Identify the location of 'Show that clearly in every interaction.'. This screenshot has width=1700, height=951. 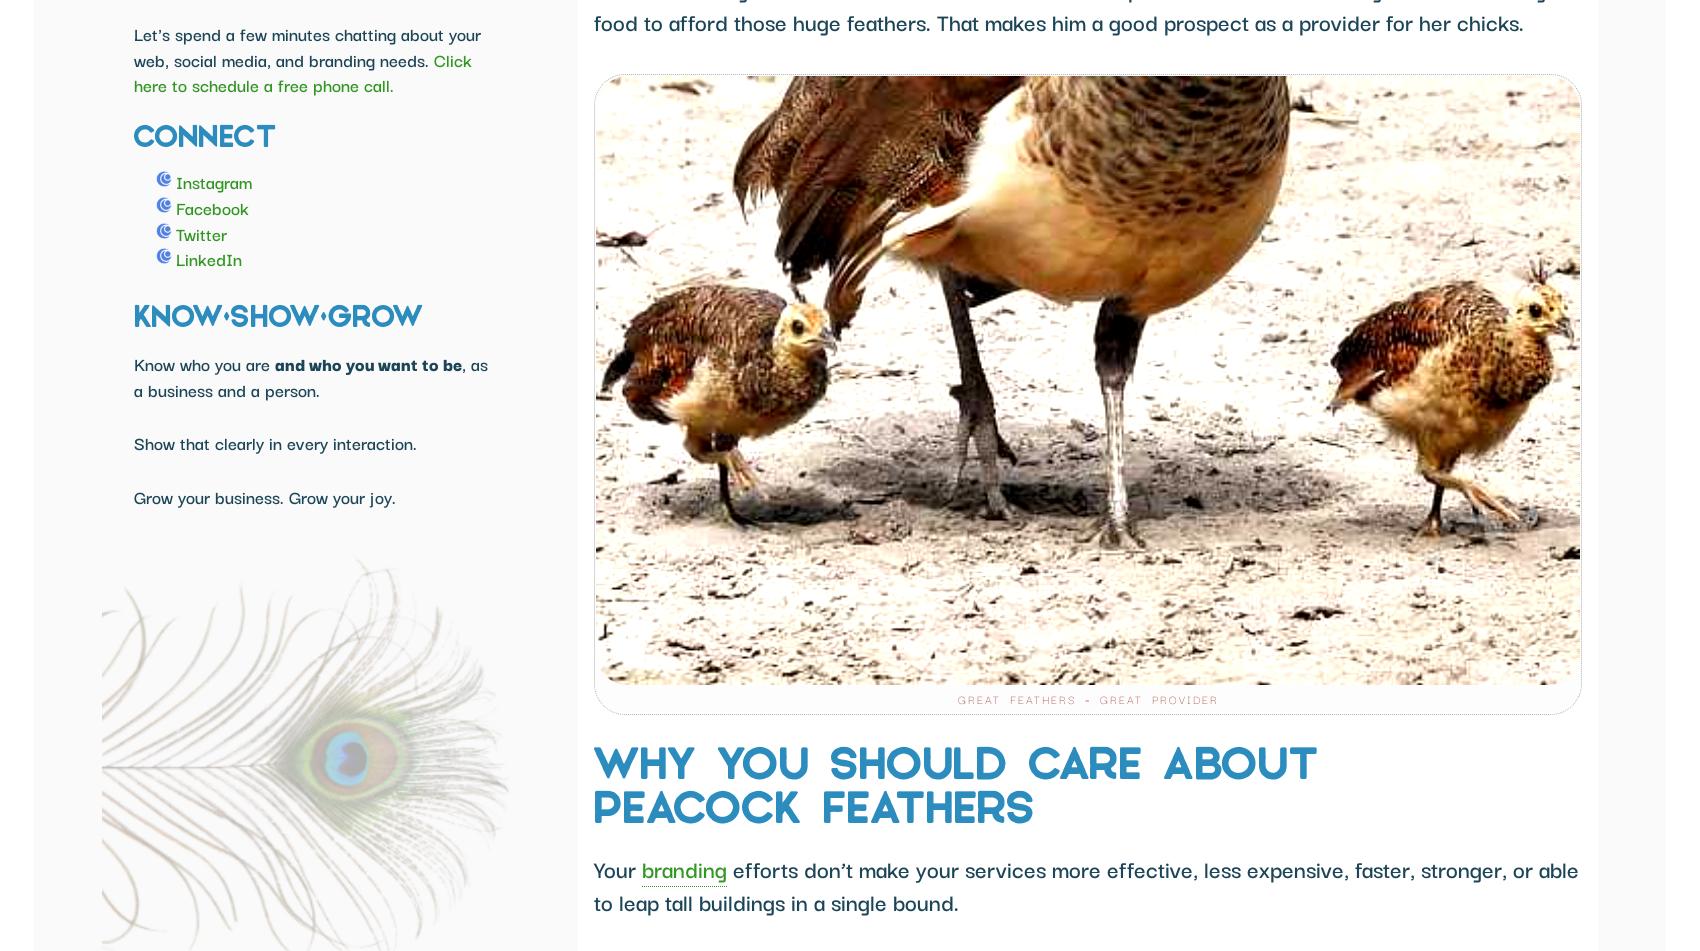
(275, 442).